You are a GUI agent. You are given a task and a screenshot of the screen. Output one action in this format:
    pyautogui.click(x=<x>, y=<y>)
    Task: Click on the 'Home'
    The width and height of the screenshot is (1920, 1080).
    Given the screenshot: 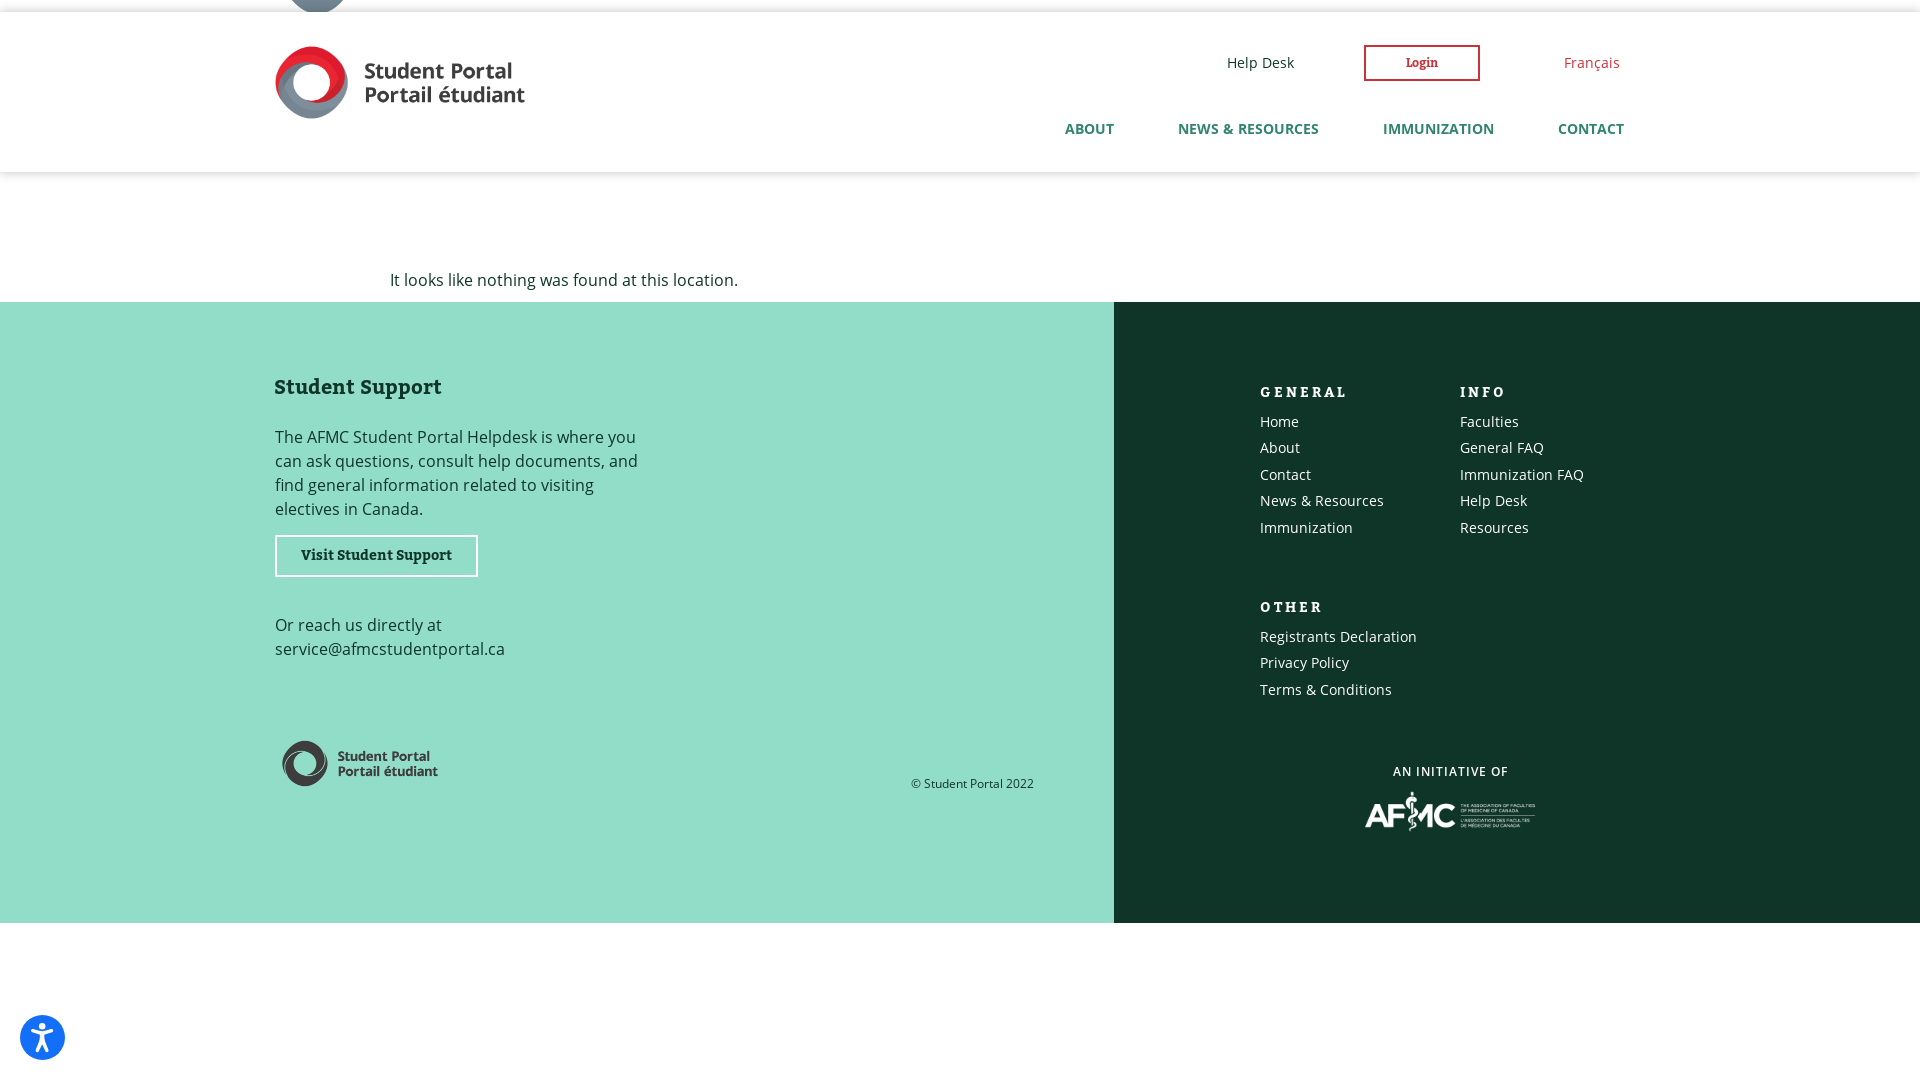 What is the action you would take?
    pyautogui.click(x=1278, y=420)
    